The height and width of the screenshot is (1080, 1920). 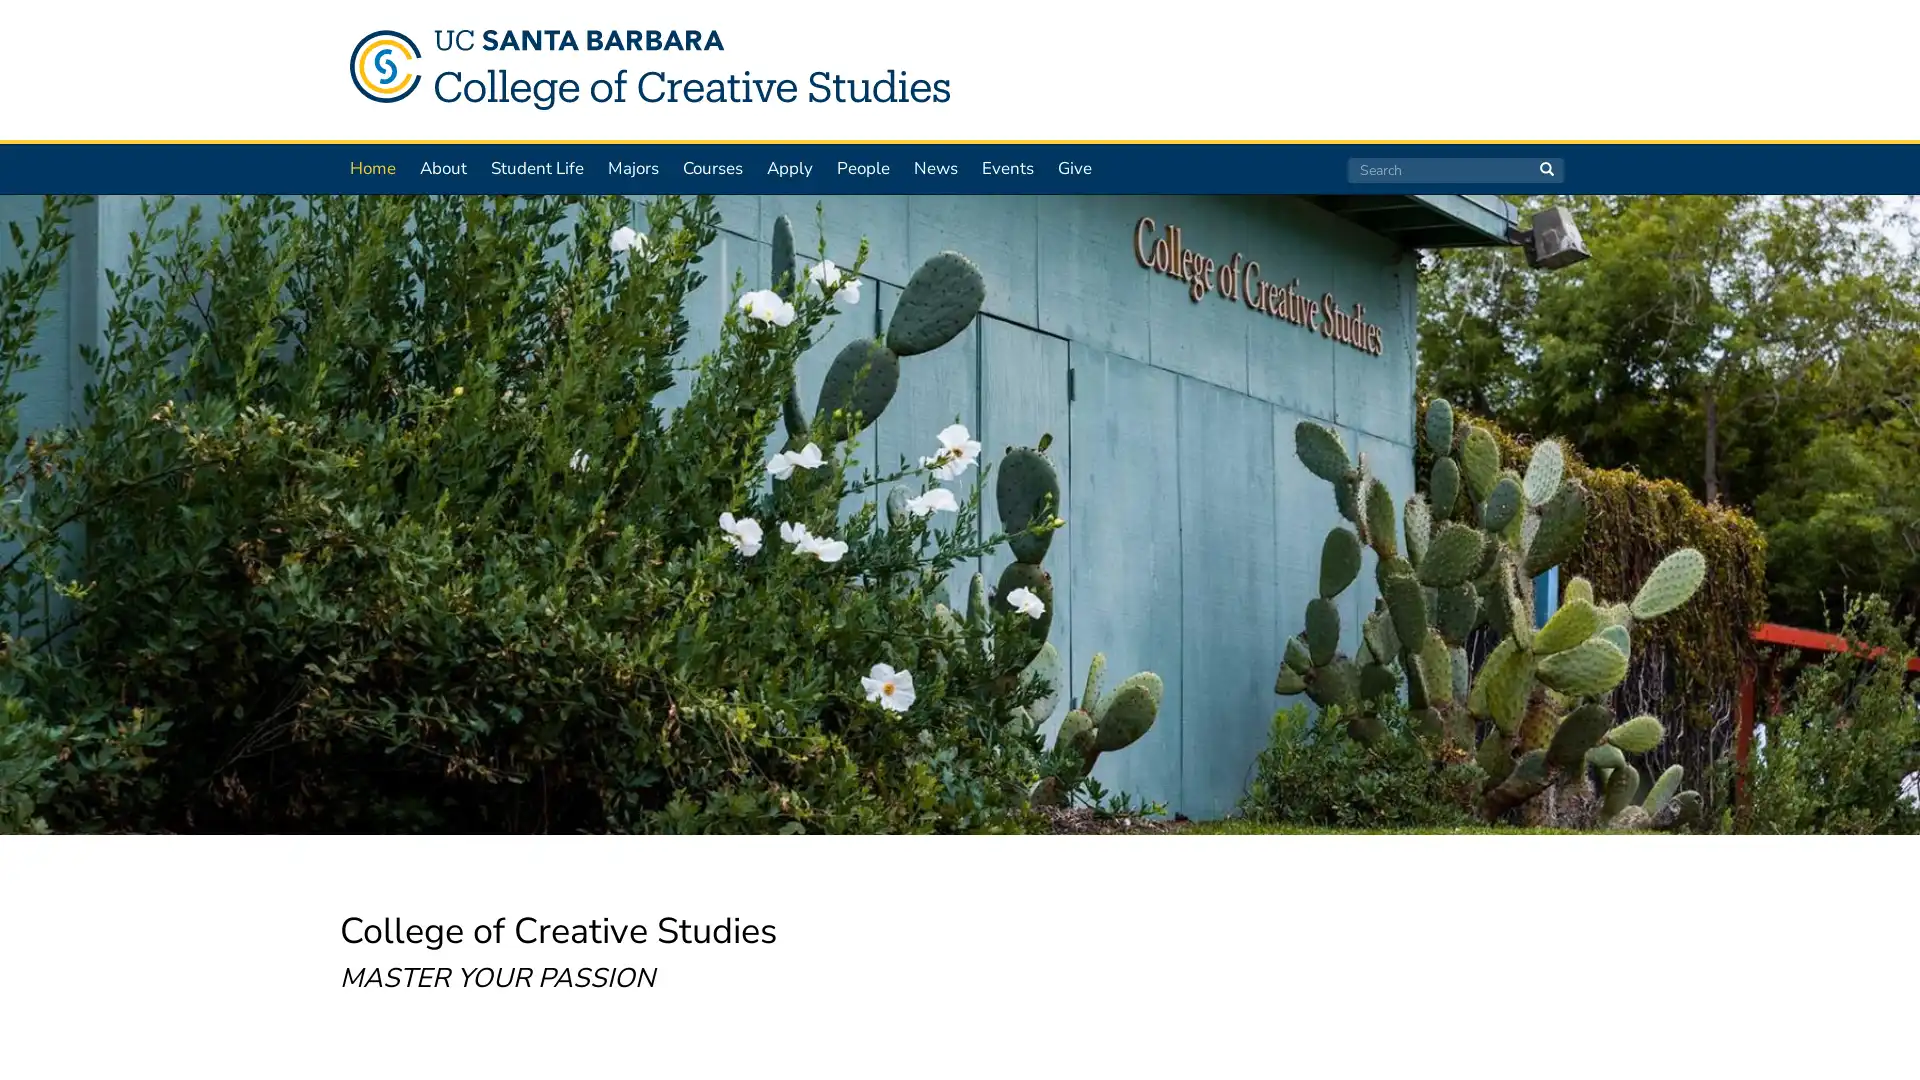 I want to click on Search, so click(x=1545, y=168).